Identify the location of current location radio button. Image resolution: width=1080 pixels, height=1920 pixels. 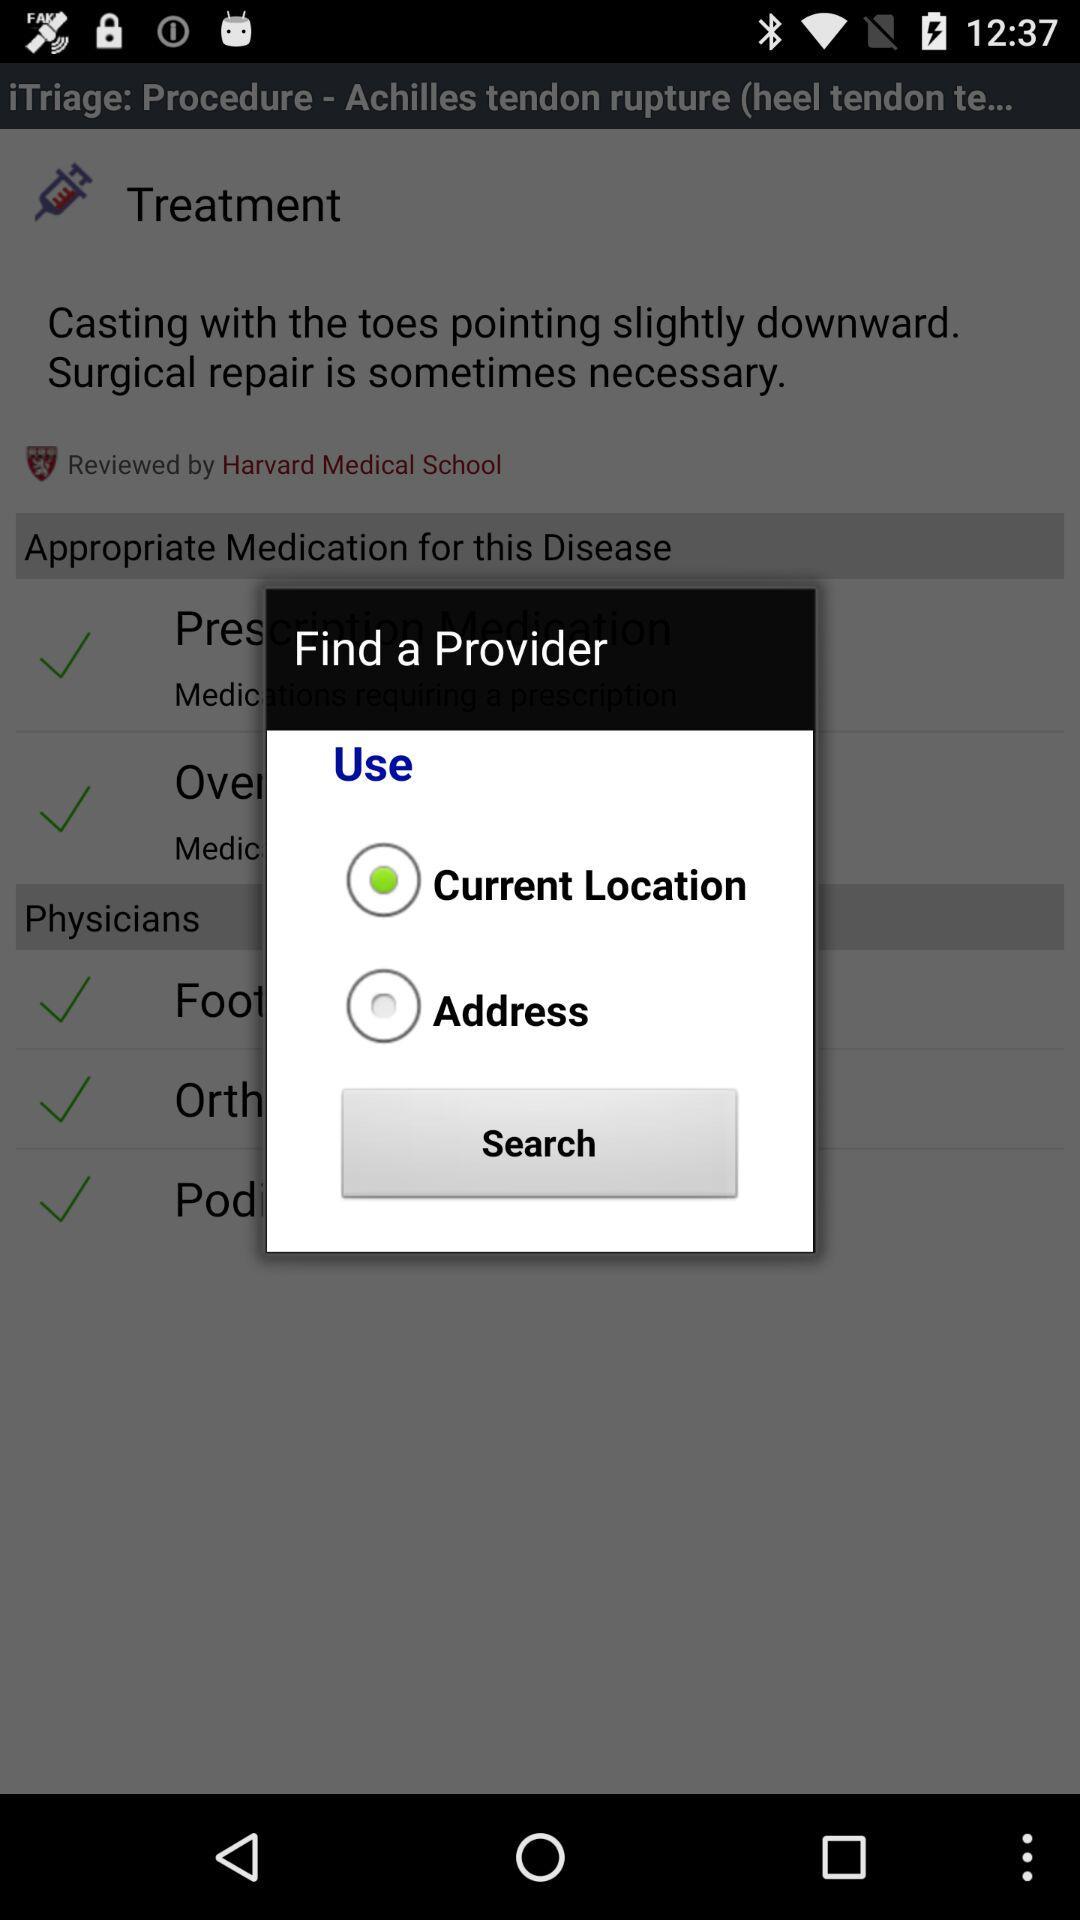
(540, 882).